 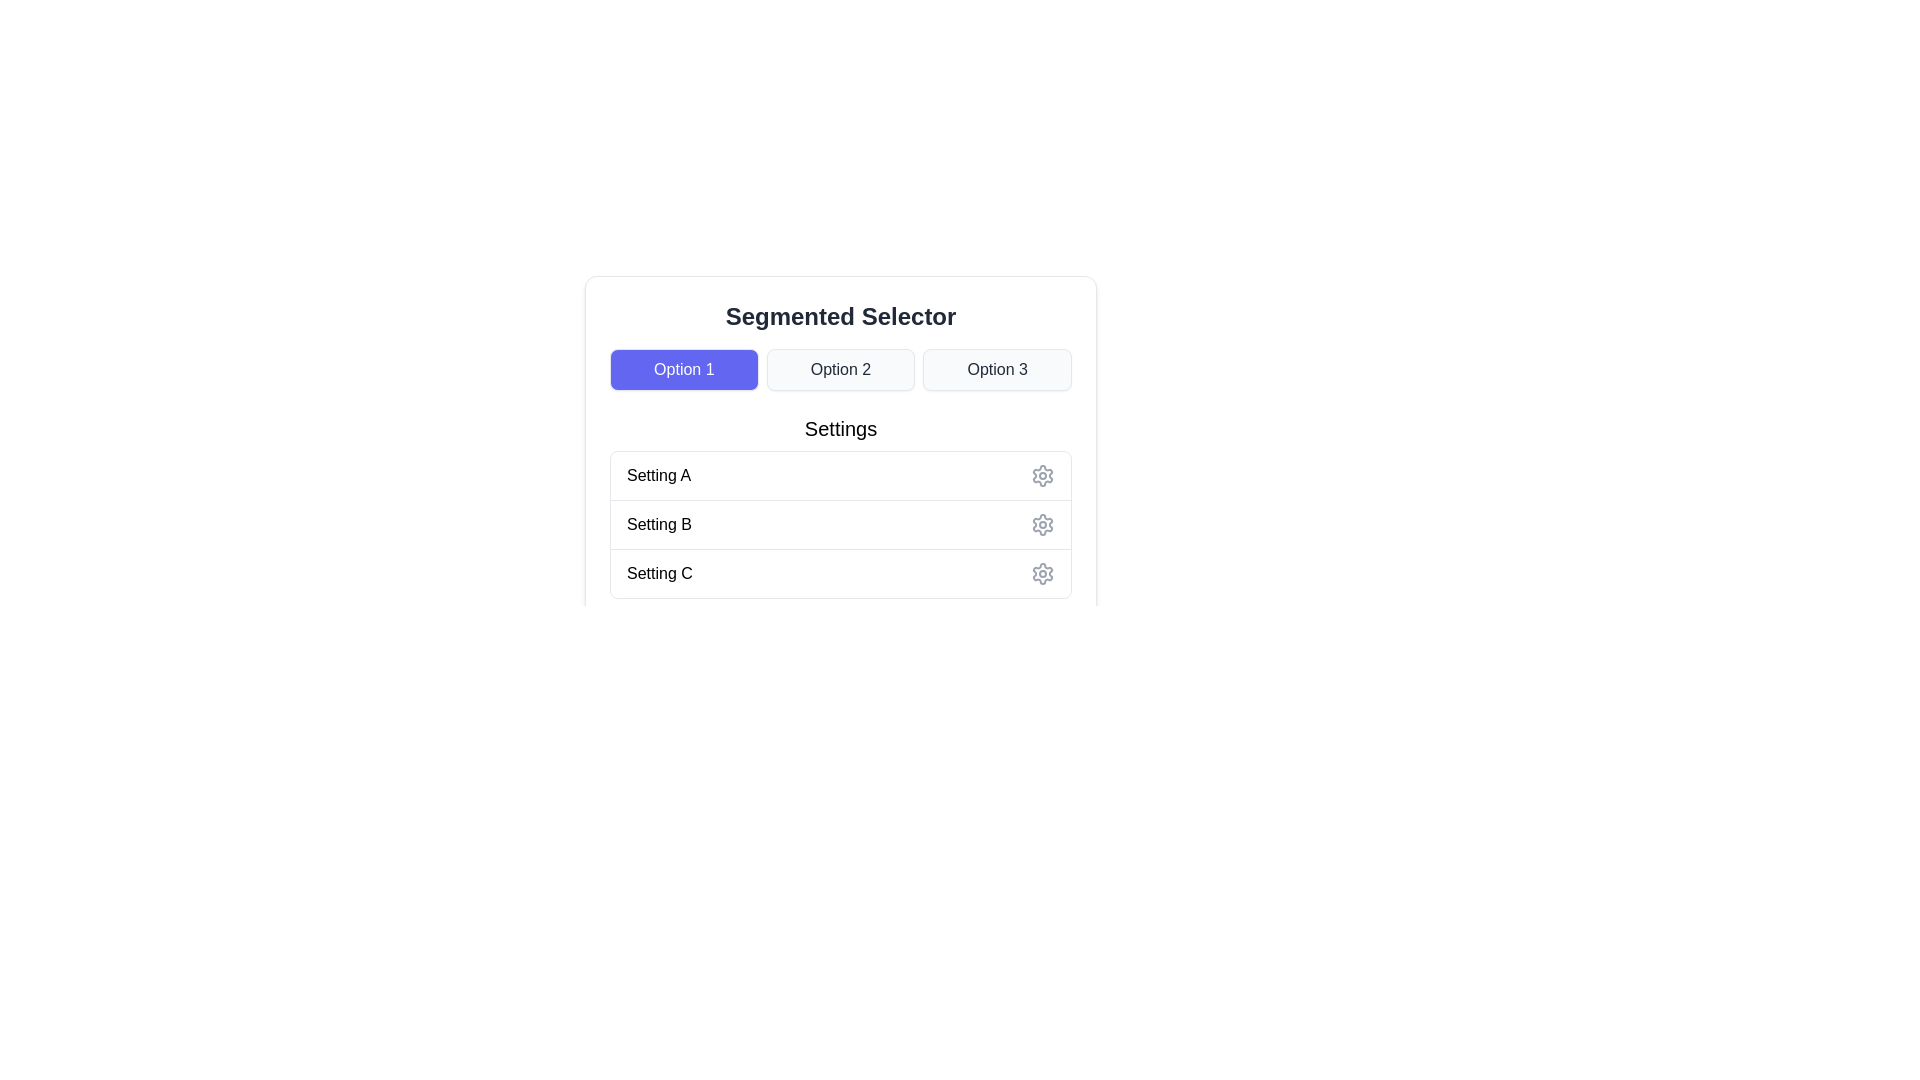 I want to click on the indigo 'Option 1' button with white text located at the top-left of the 'Segmented Selector' section, so click(x=684, y=370).